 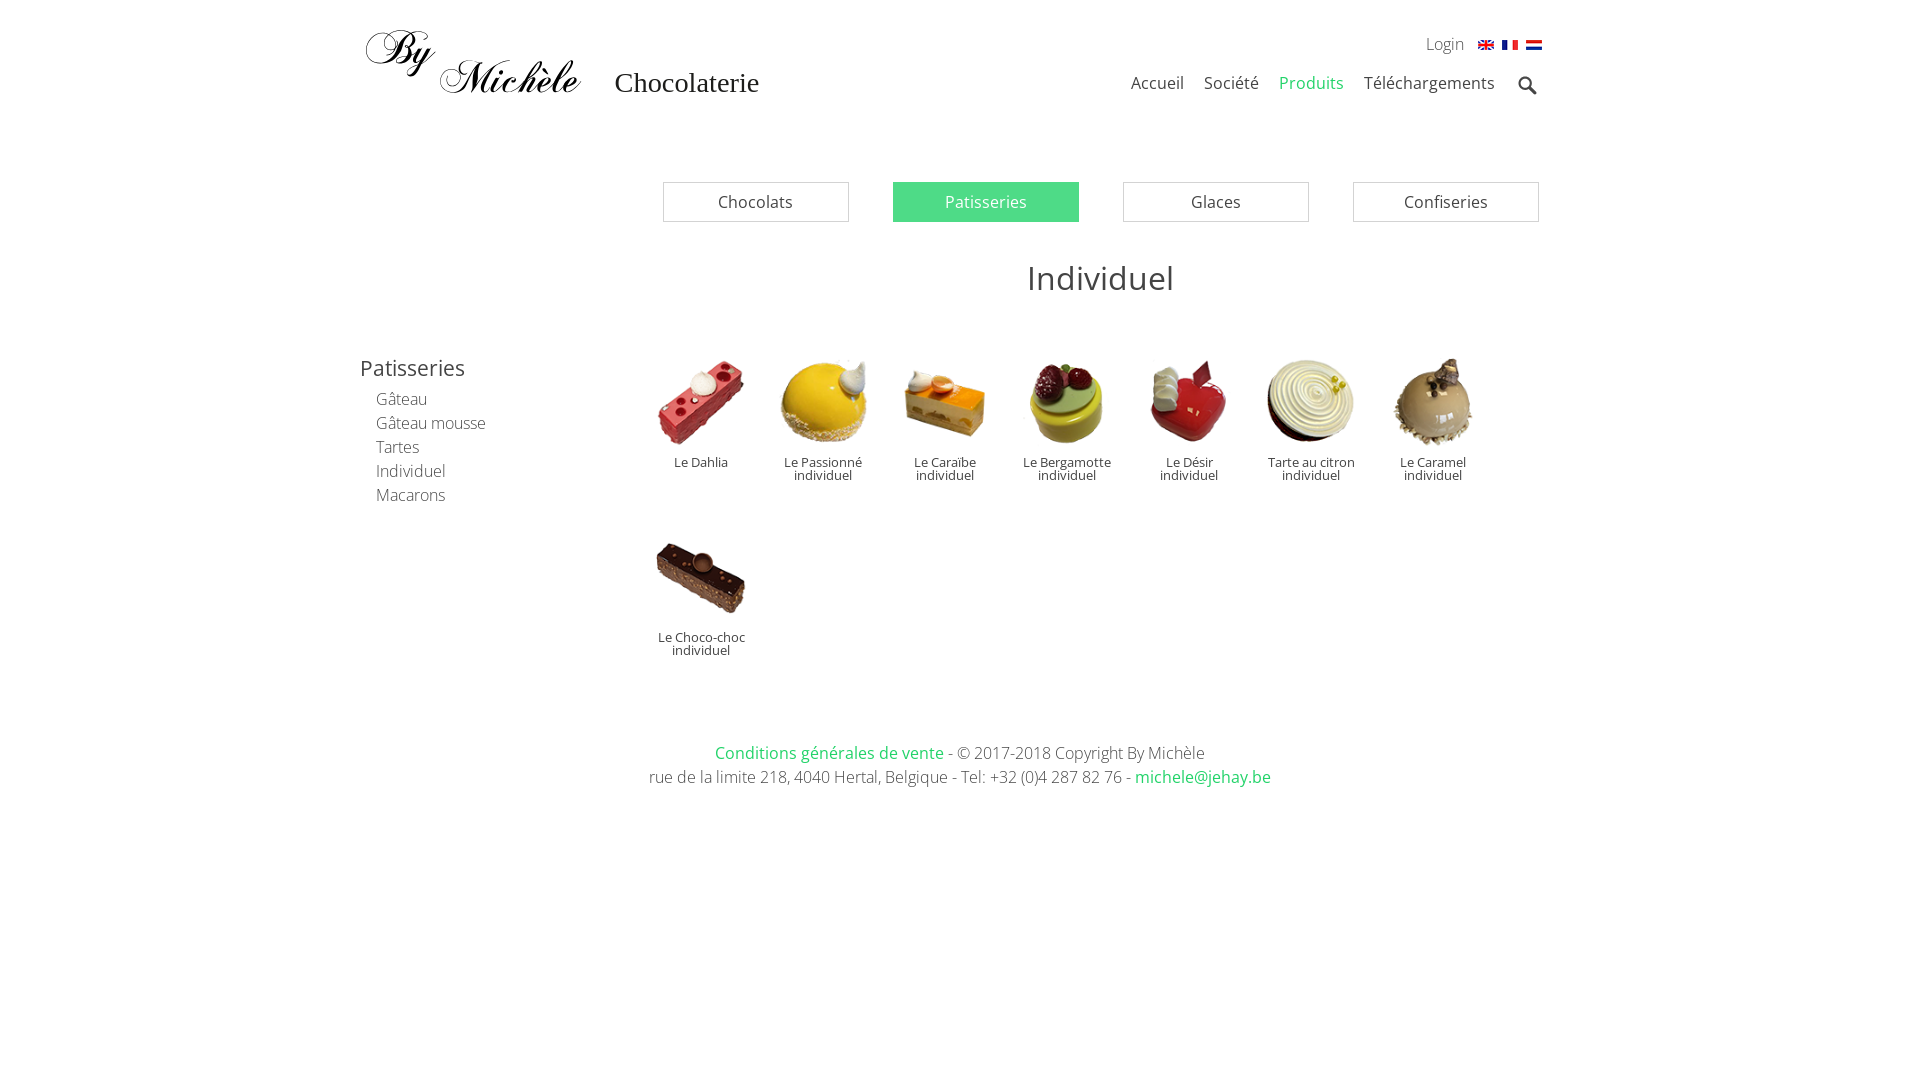 What do you see at coordinates (1444, 43) in the screenshot?
I see `'Login'` at bounding box center [1444, 43].